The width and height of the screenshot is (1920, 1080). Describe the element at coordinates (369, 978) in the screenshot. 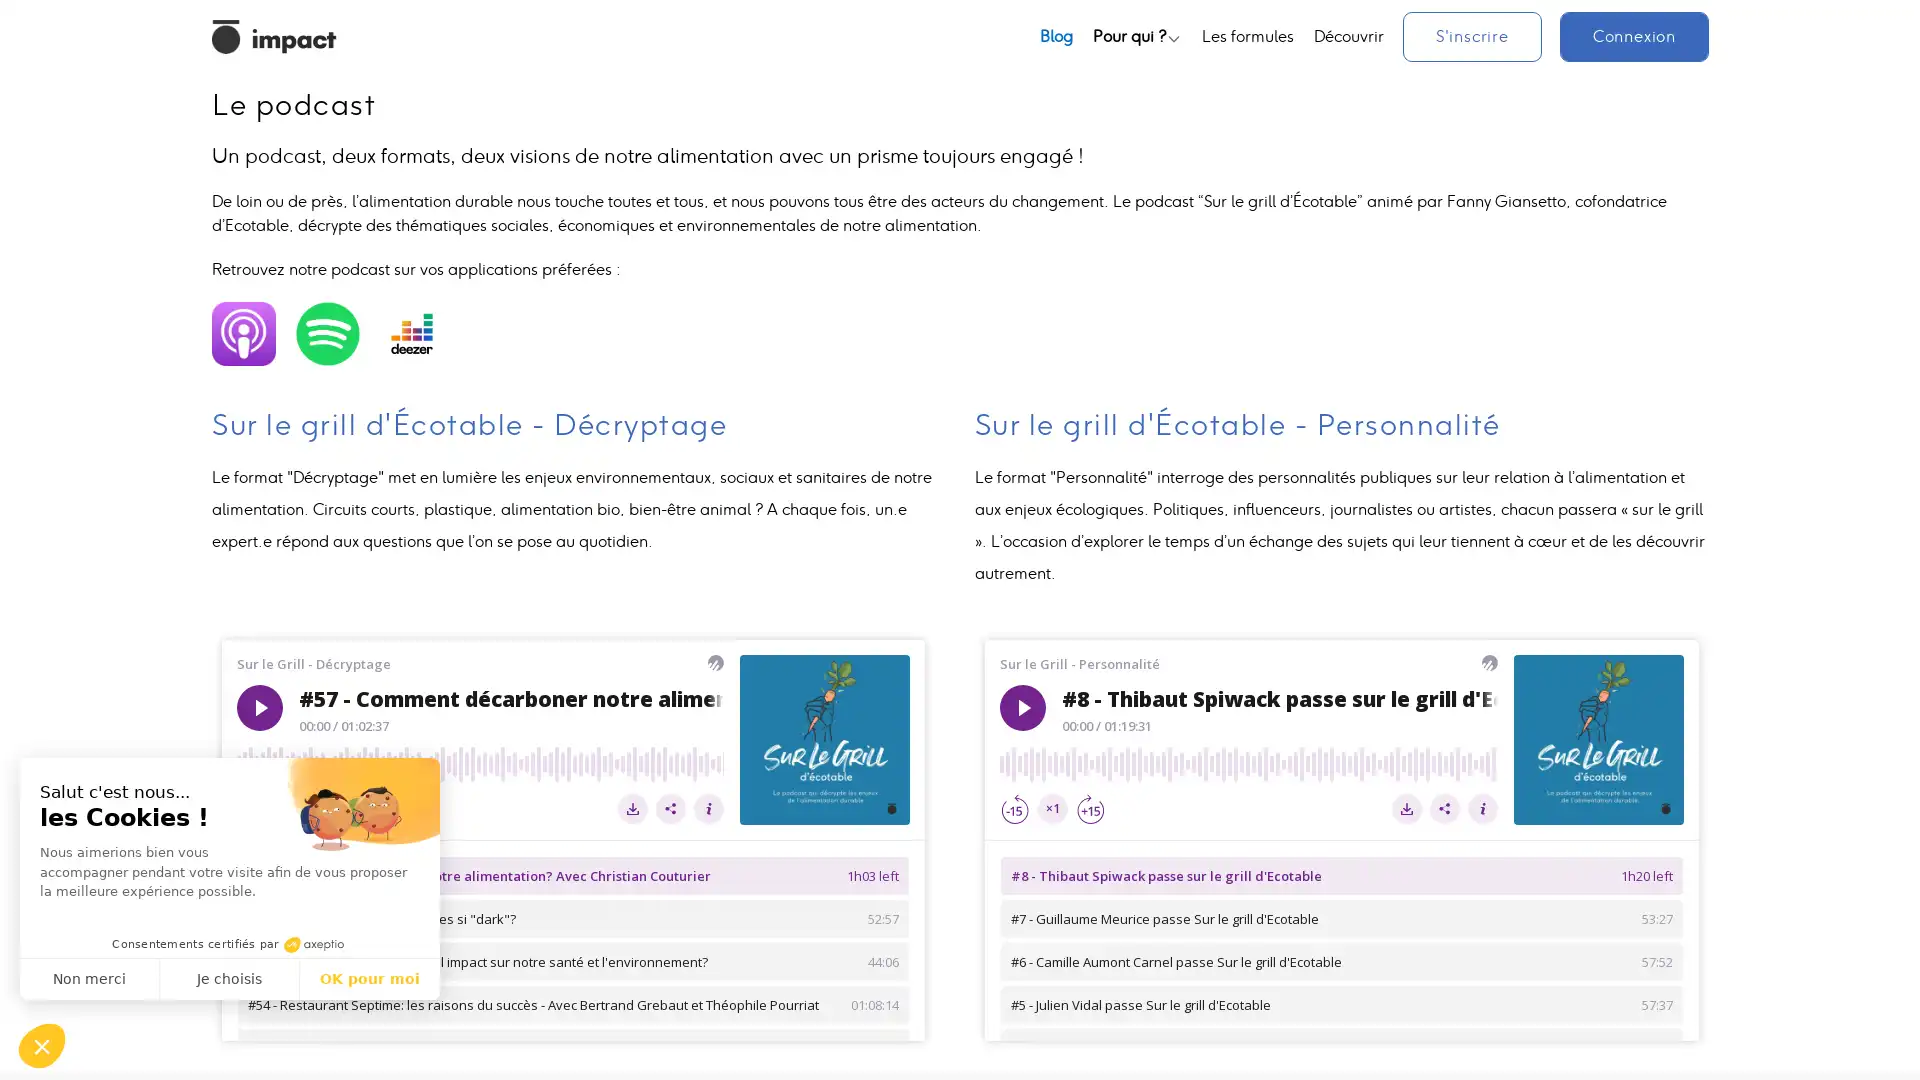

I see `OK pour moi` at that location.